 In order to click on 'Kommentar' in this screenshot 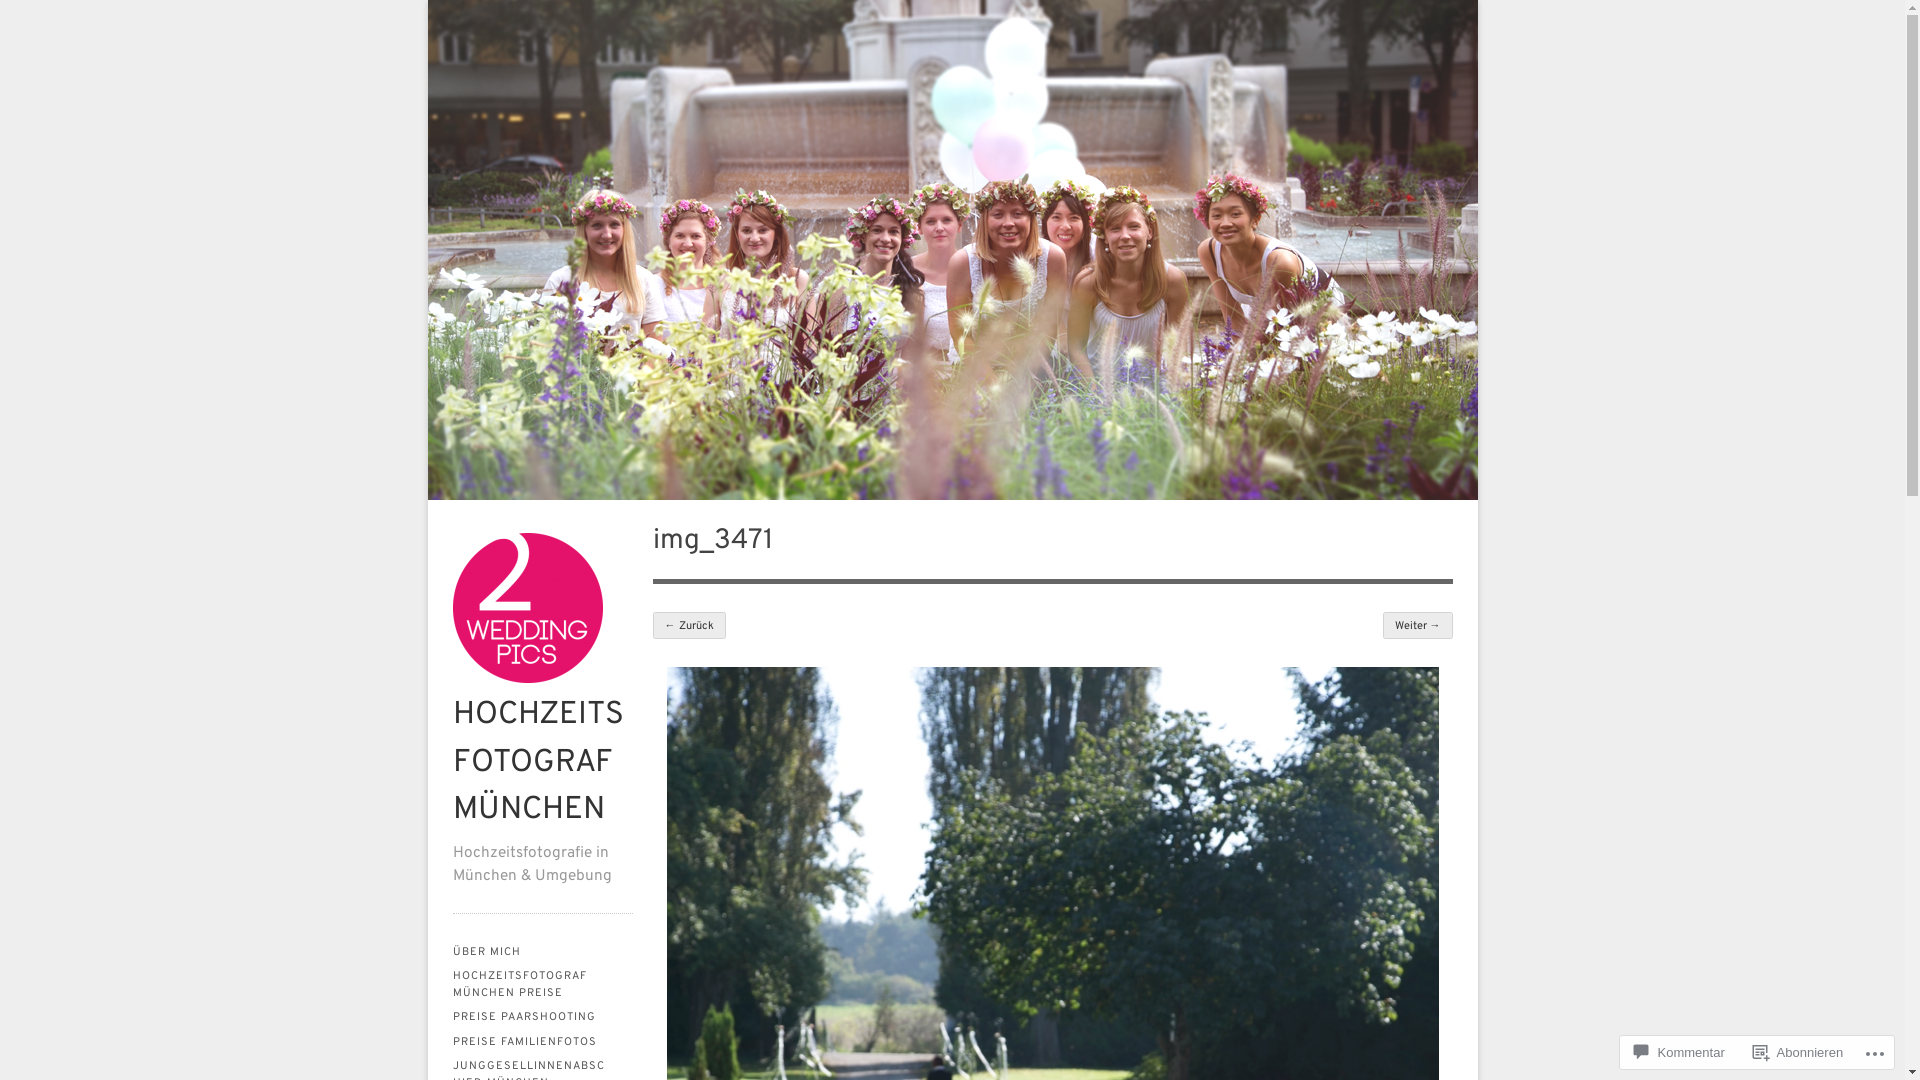, I will do `click(1679, 1051)`.